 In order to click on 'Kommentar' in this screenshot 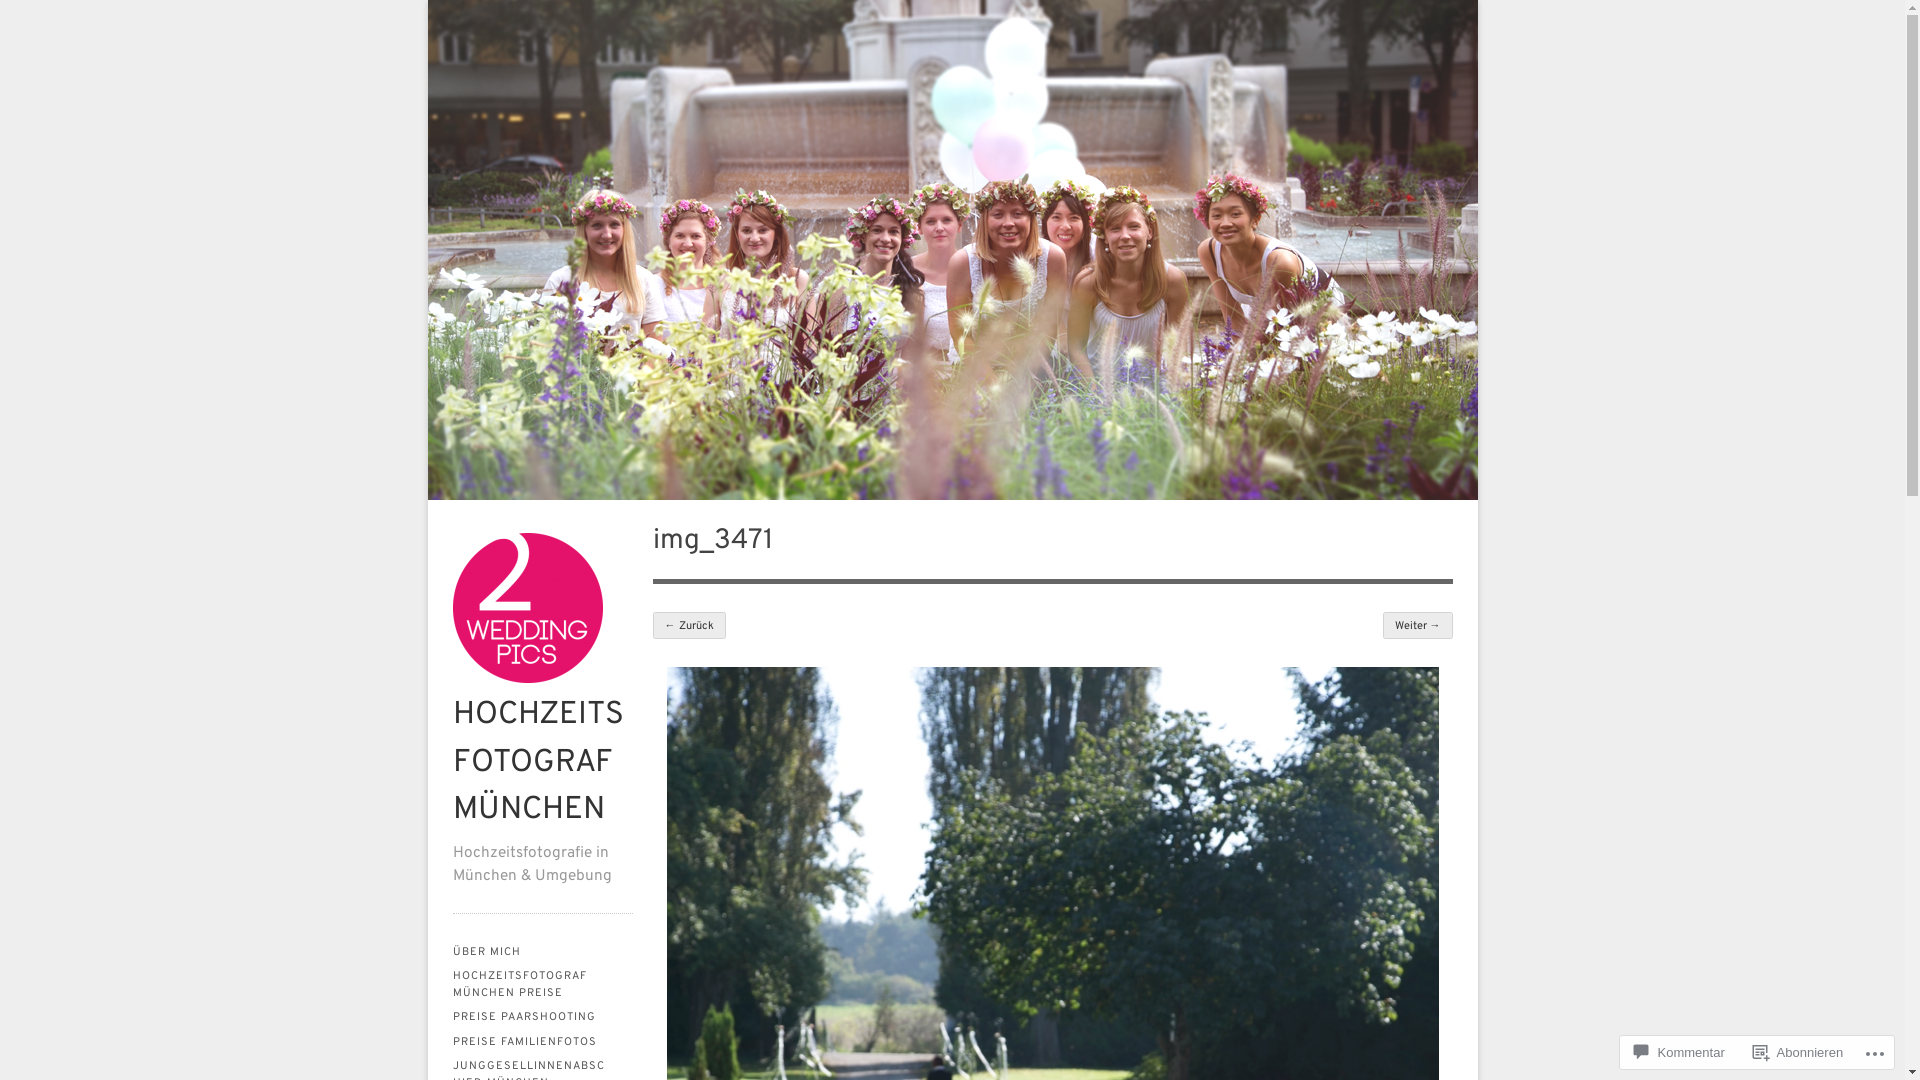, I will do `click(1679, 1051)`.